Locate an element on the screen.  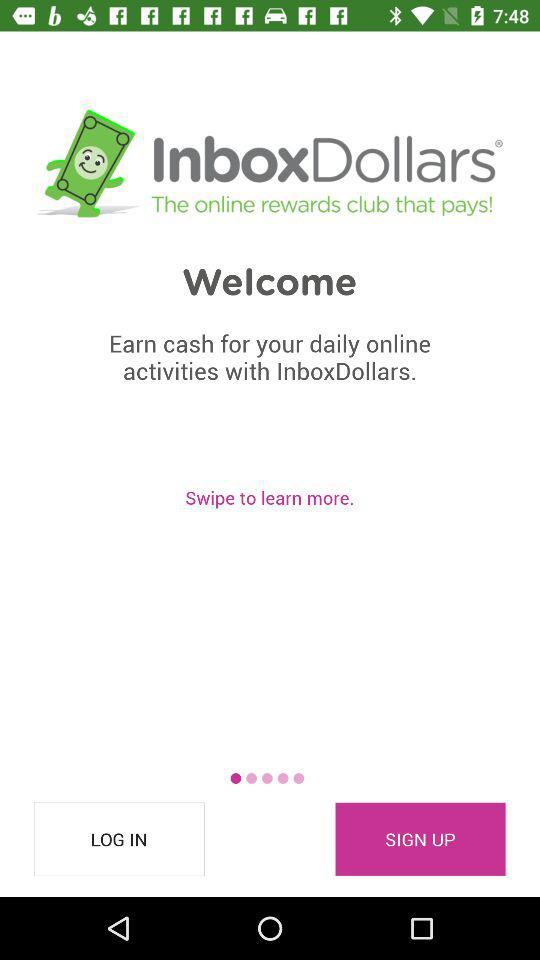
the sign up icon is located at coordinates (419, 839).